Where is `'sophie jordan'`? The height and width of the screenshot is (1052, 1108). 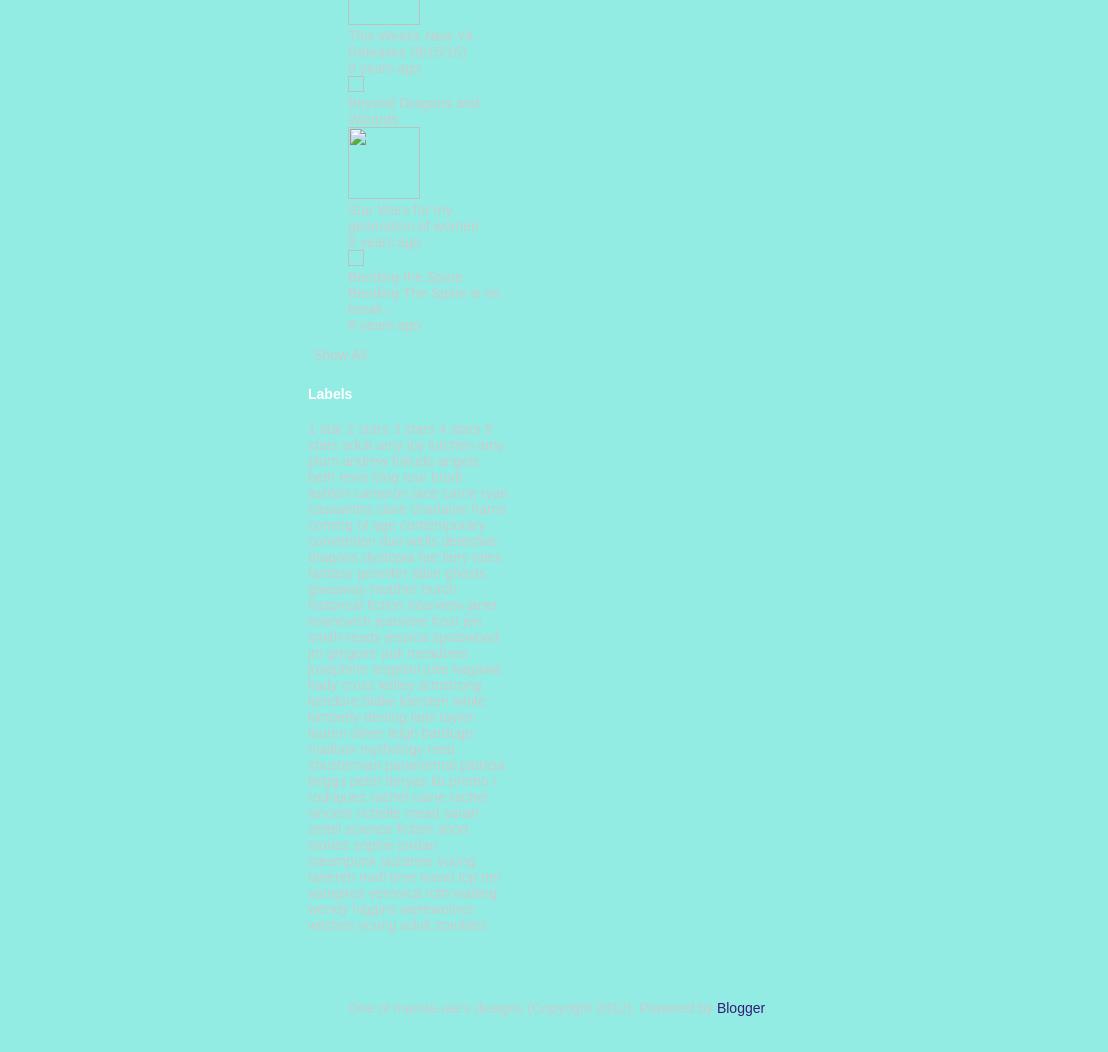 'sophie jordan' is located at coordinates (395, 843).